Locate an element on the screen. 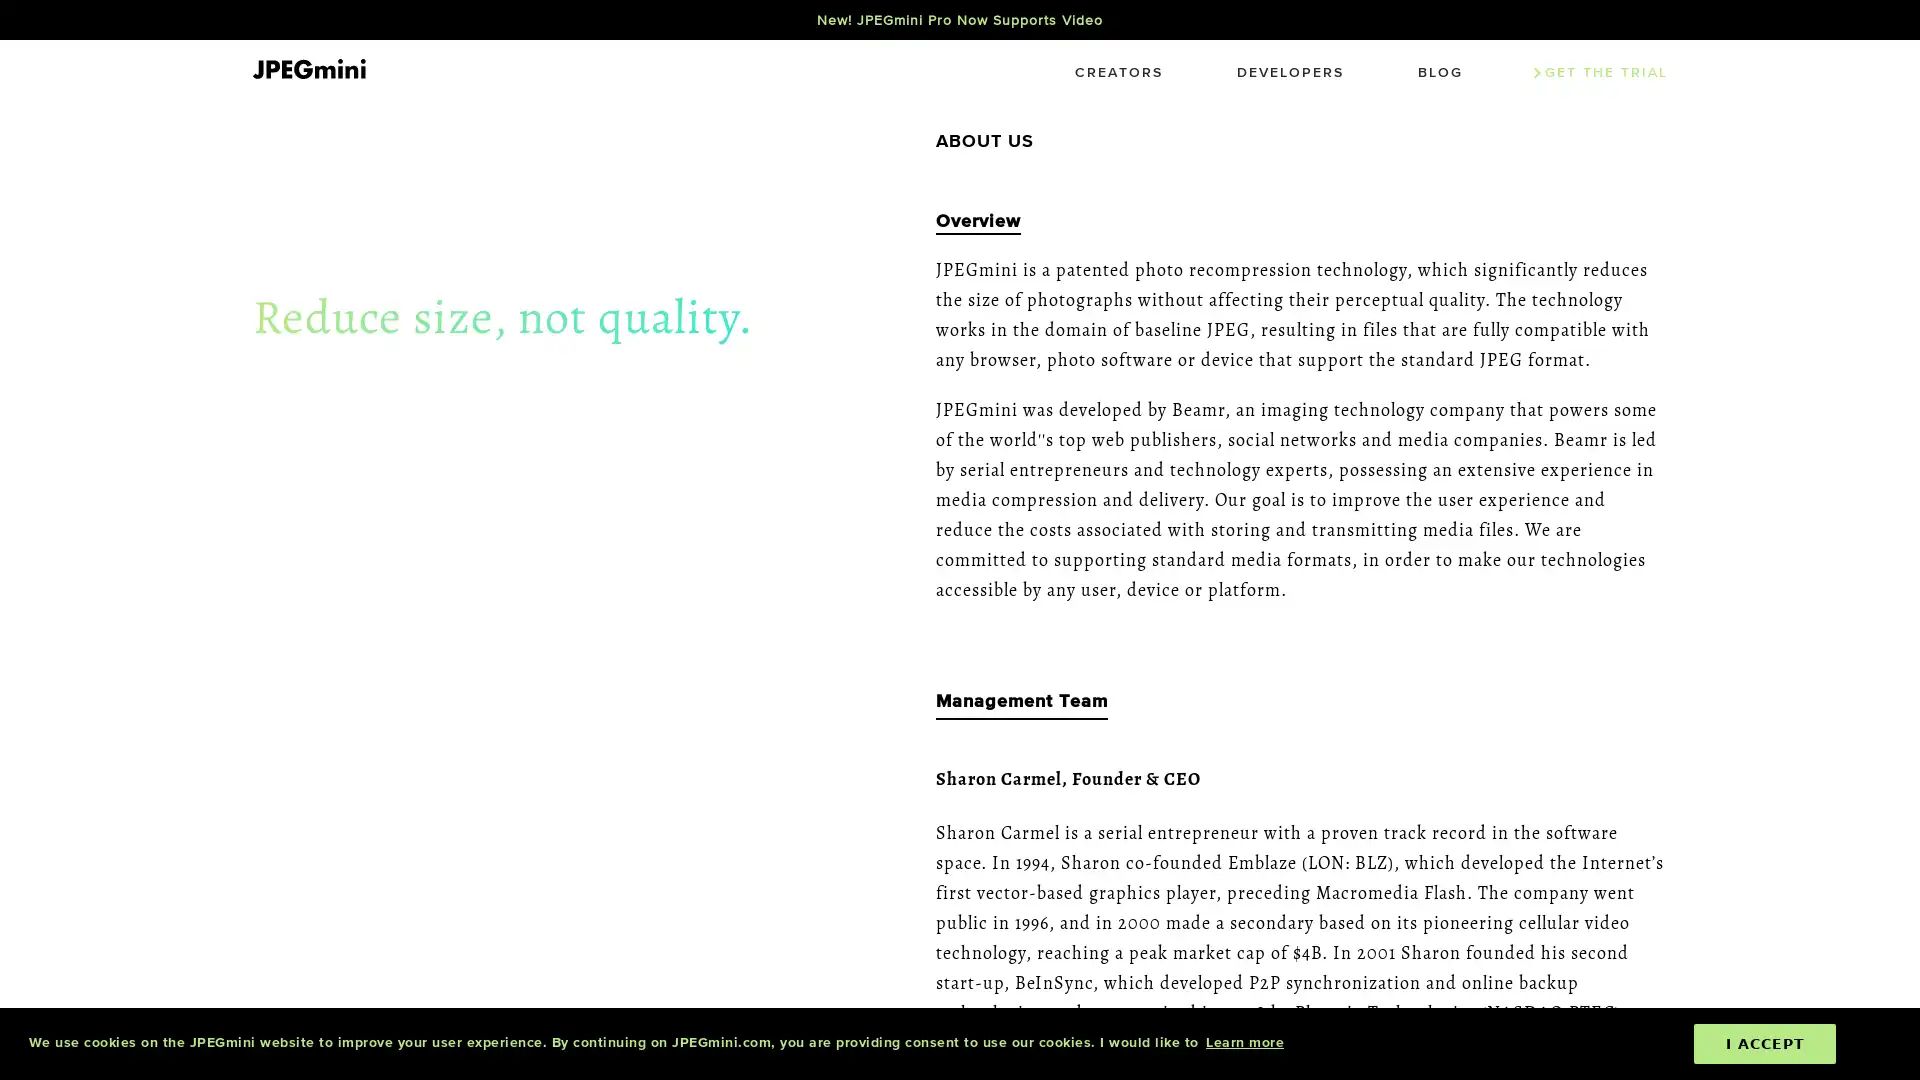  dismiss cookie message is located at coordinates (1765, 1043).